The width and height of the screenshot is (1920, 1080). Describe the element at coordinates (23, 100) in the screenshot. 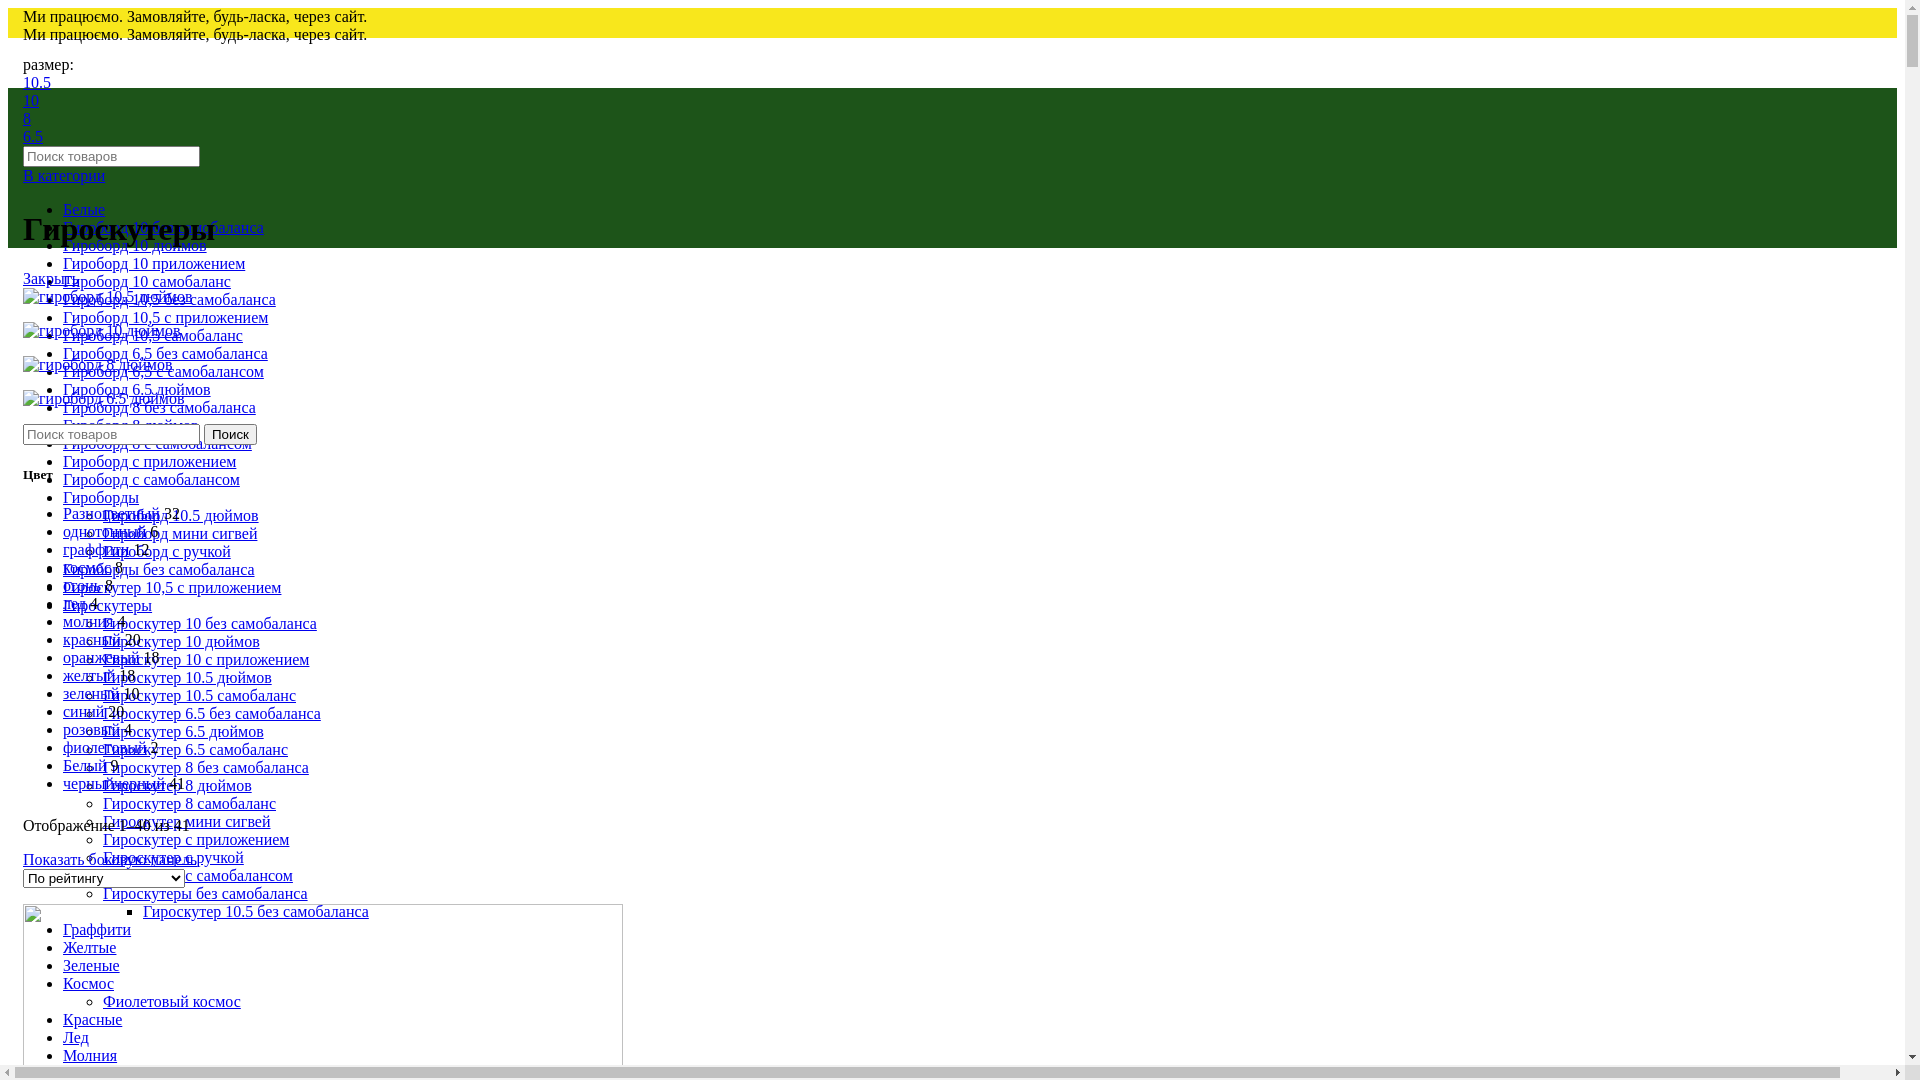

I see `'10'` at that location.